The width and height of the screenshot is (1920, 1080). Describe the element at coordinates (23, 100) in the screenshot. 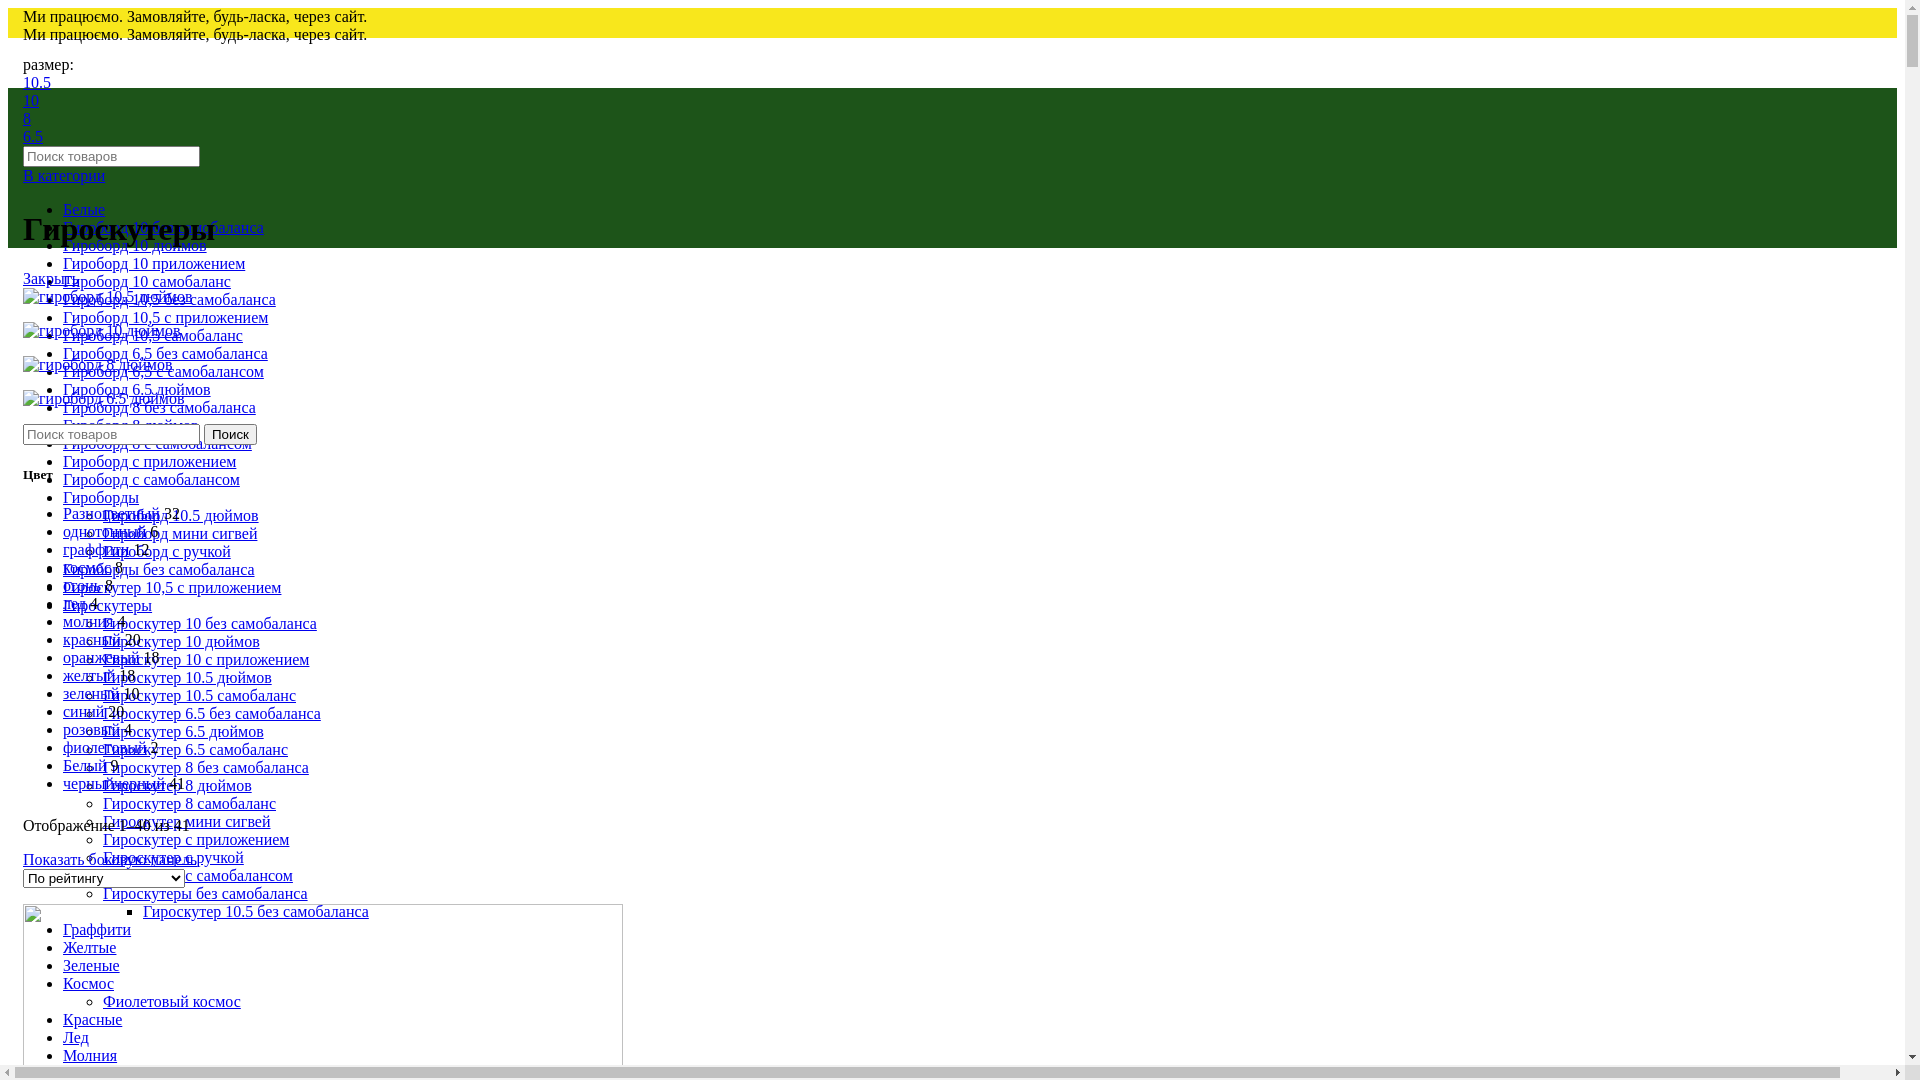

I see `'10'` at that location.